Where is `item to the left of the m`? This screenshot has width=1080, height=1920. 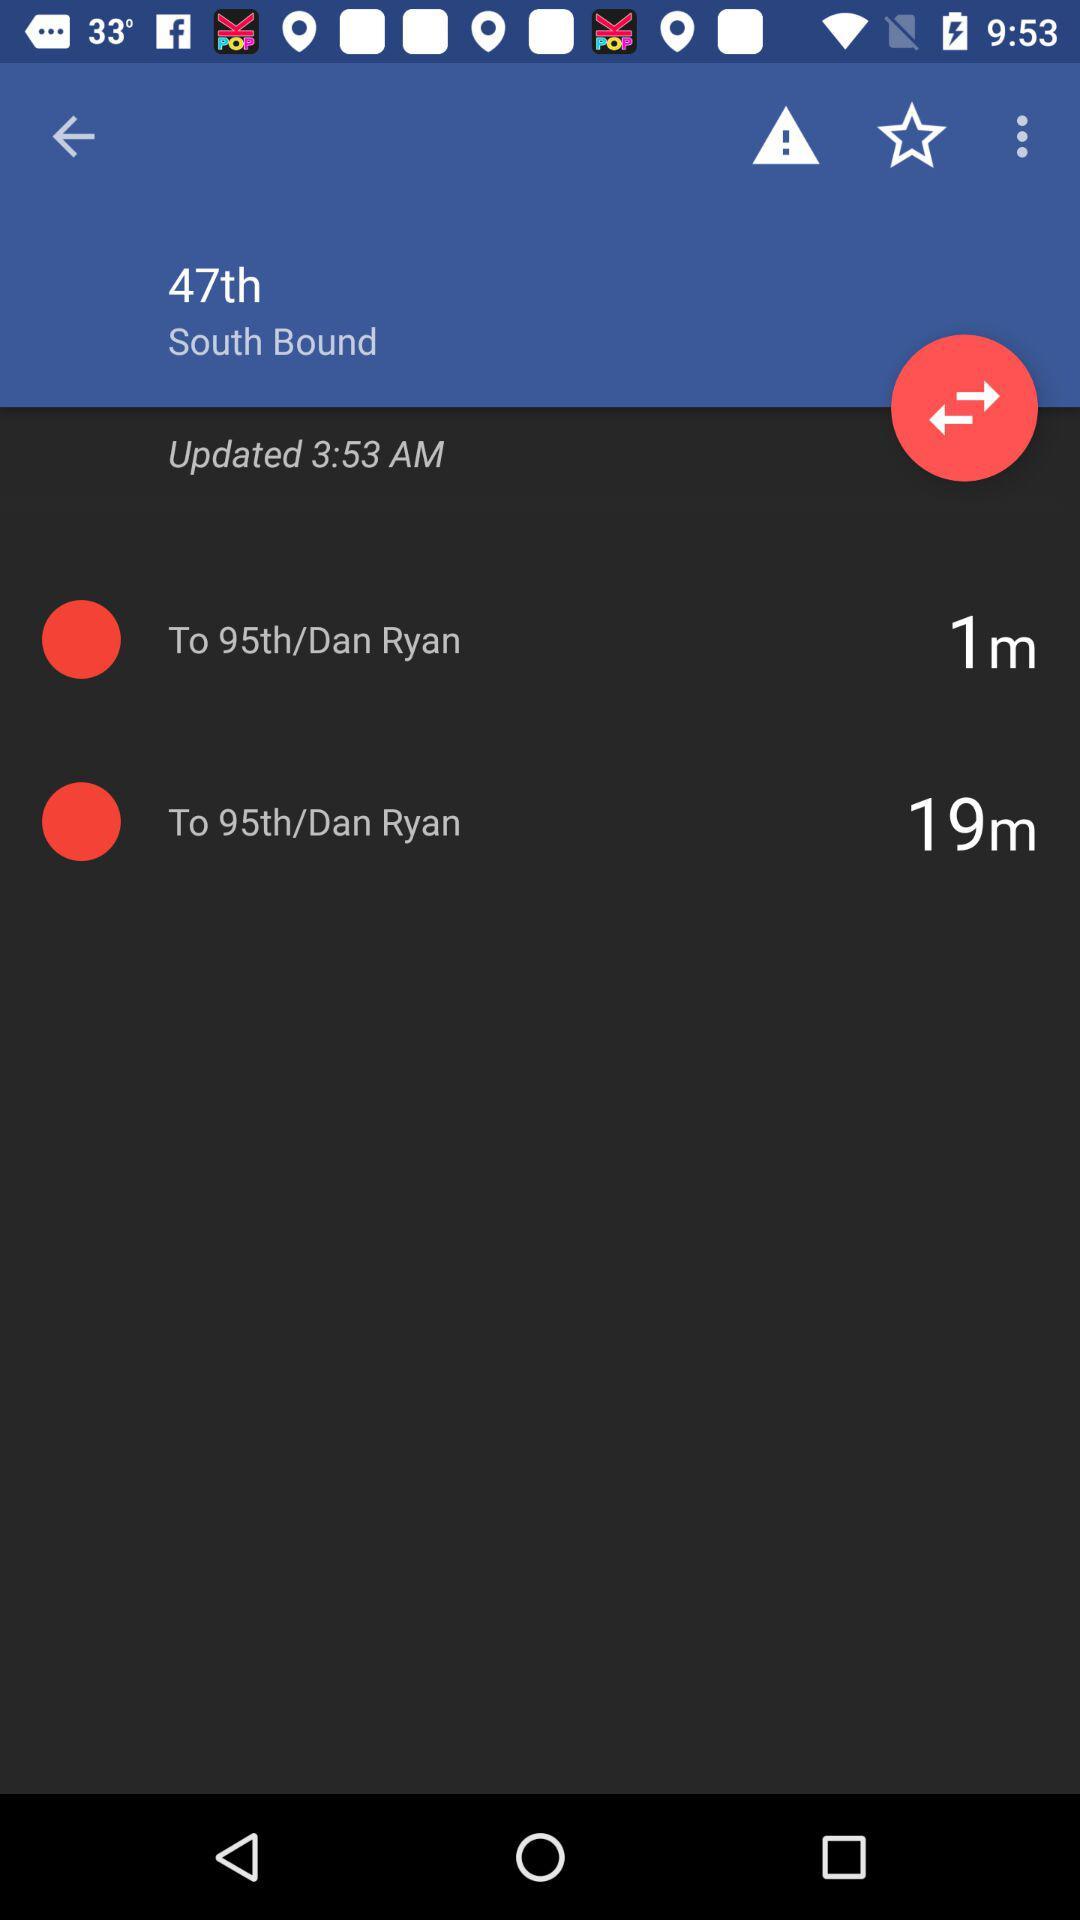 item to the left of the m is located at coordinates (945, 821).